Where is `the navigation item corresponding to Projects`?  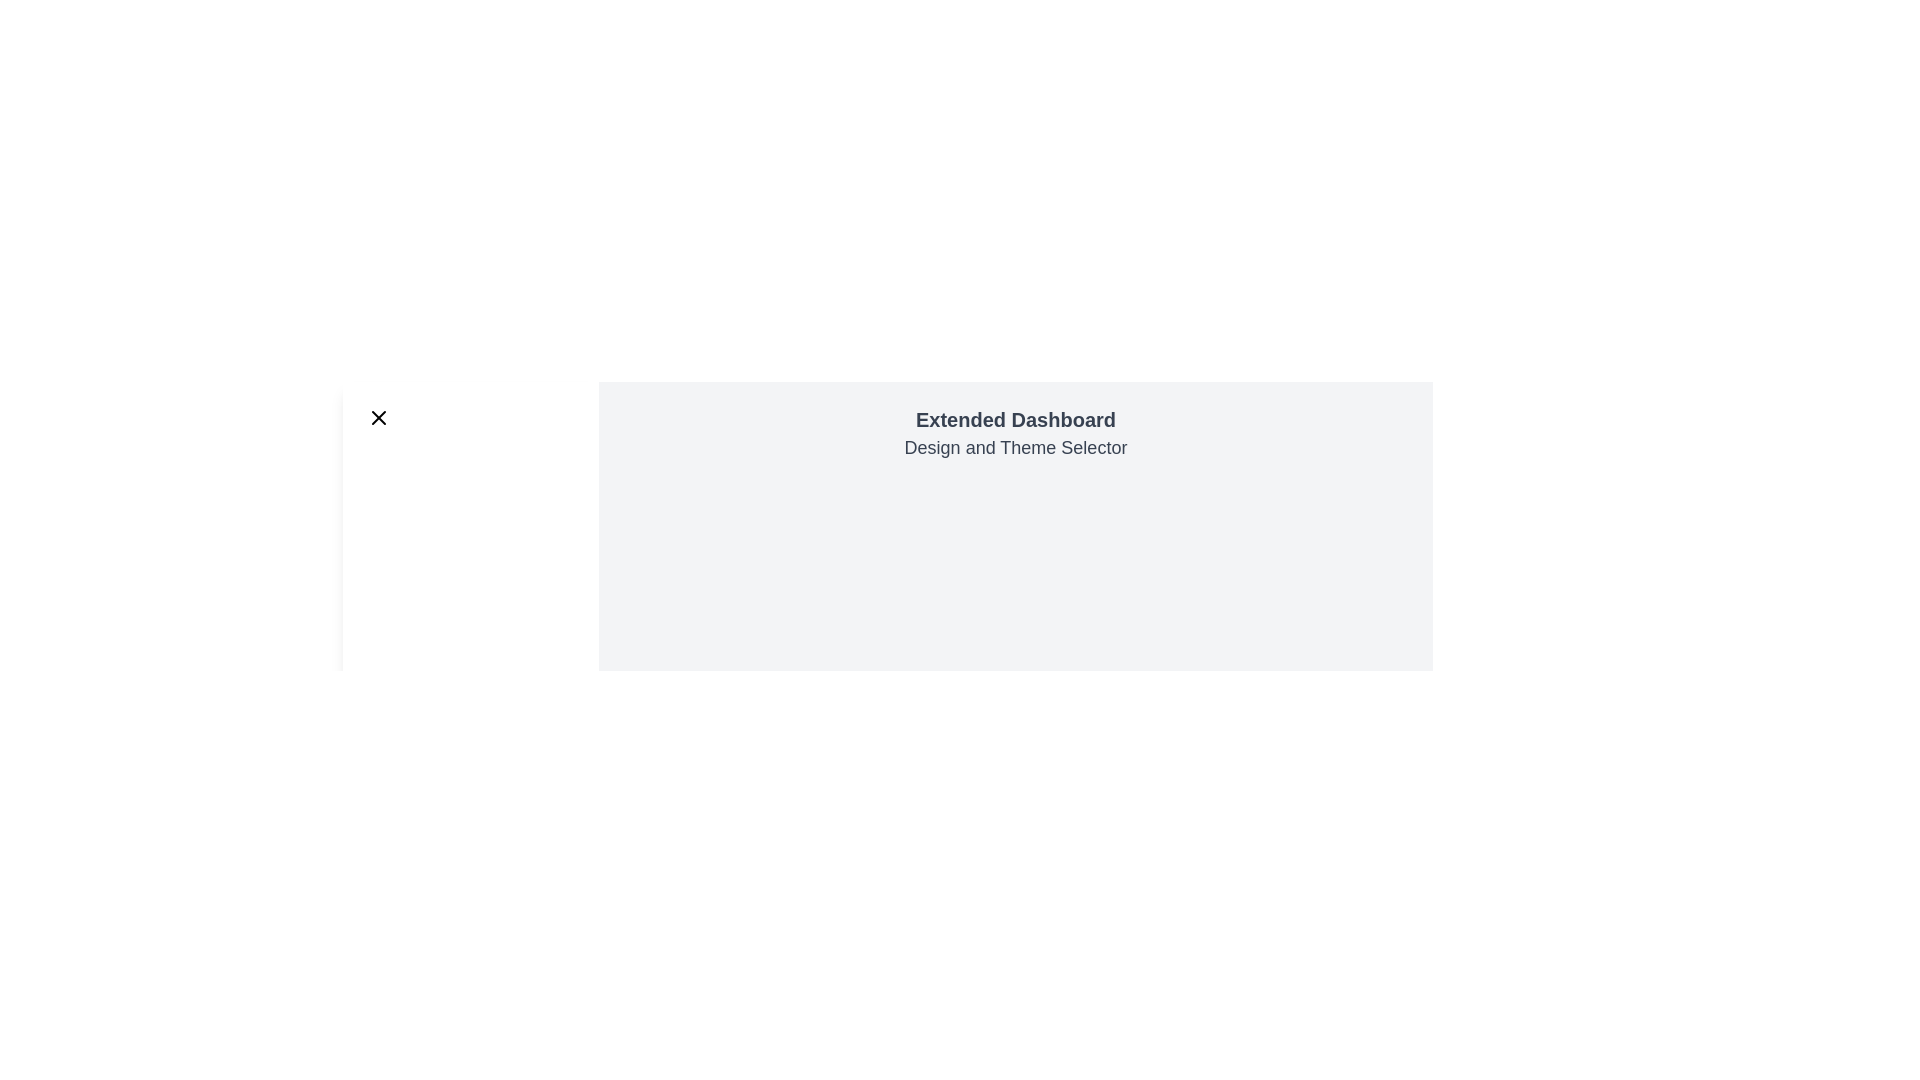 the navigation item corresponding to Projects is located at coordinates (469, 512).